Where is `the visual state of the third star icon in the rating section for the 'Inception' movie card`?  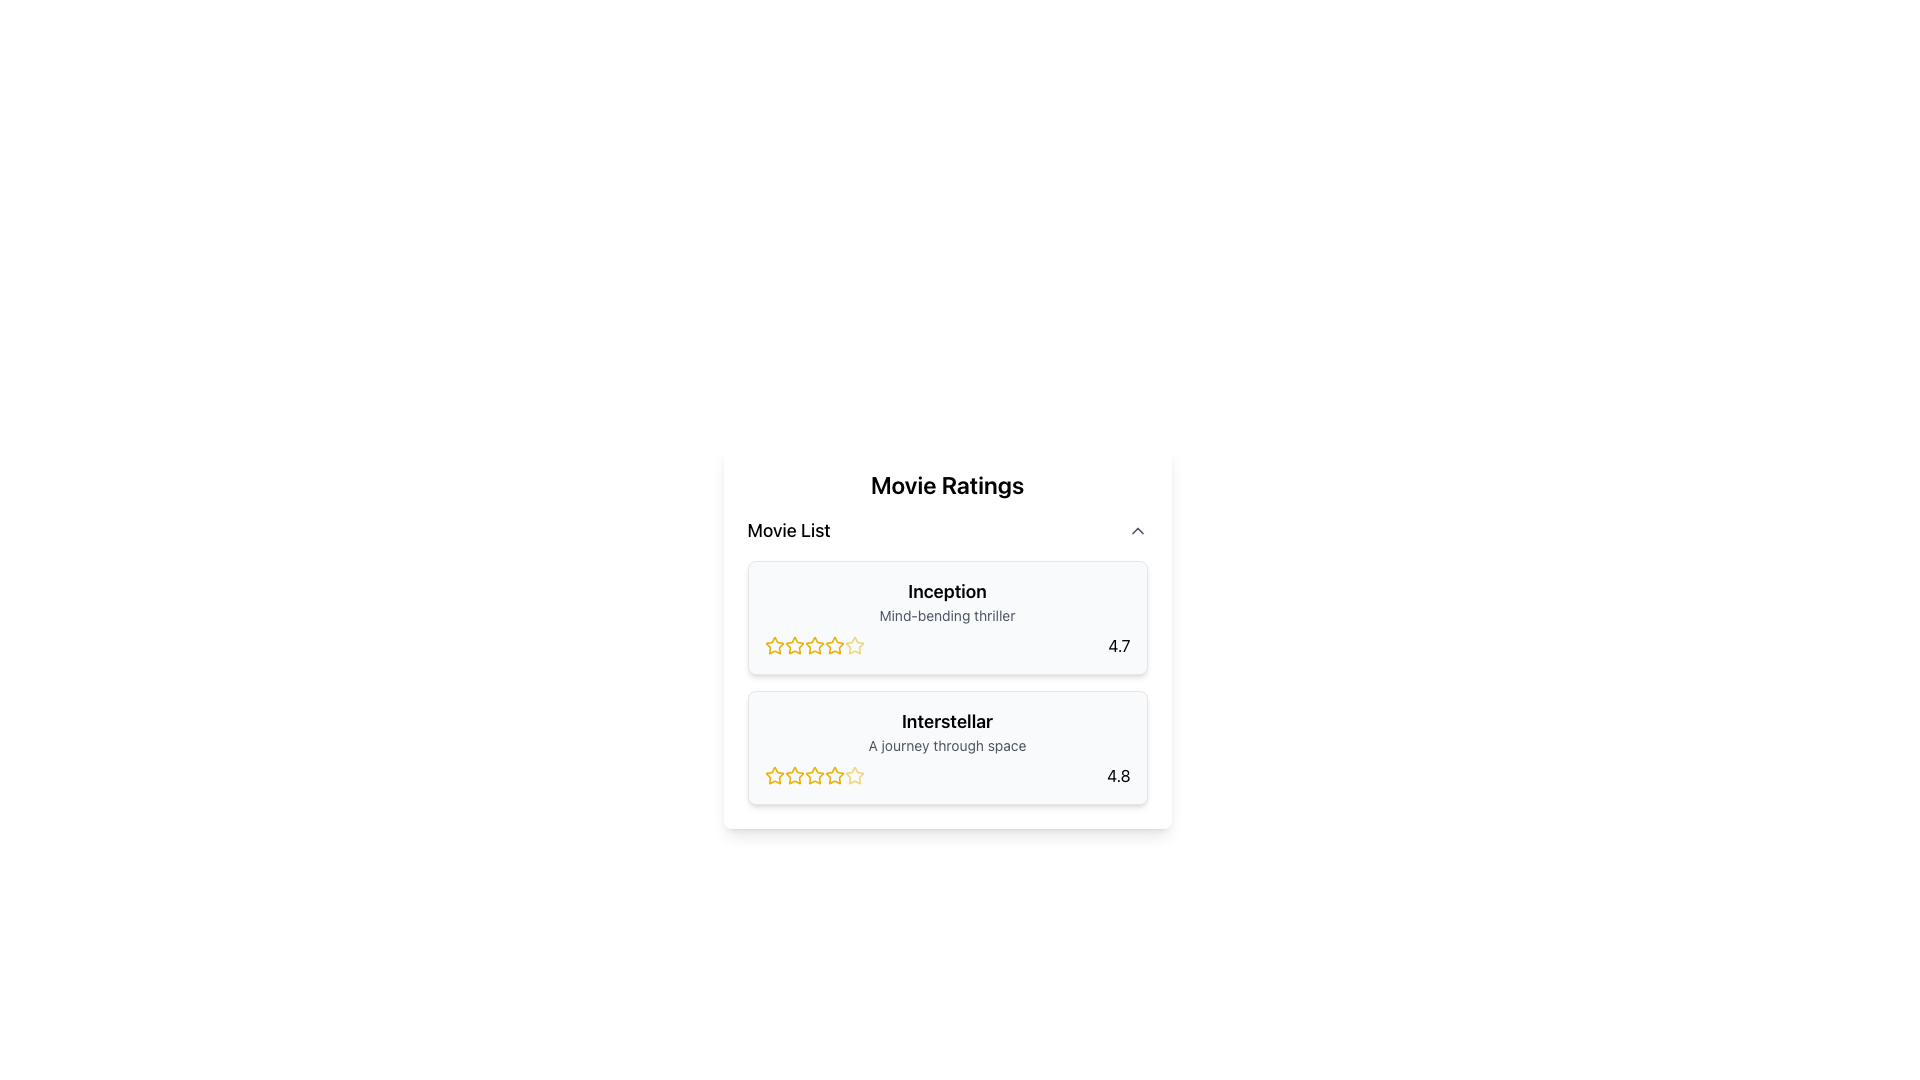 the visual state of the third star icon in the rating section for the 'Inception' movie card is located at coordinates (793, 645).